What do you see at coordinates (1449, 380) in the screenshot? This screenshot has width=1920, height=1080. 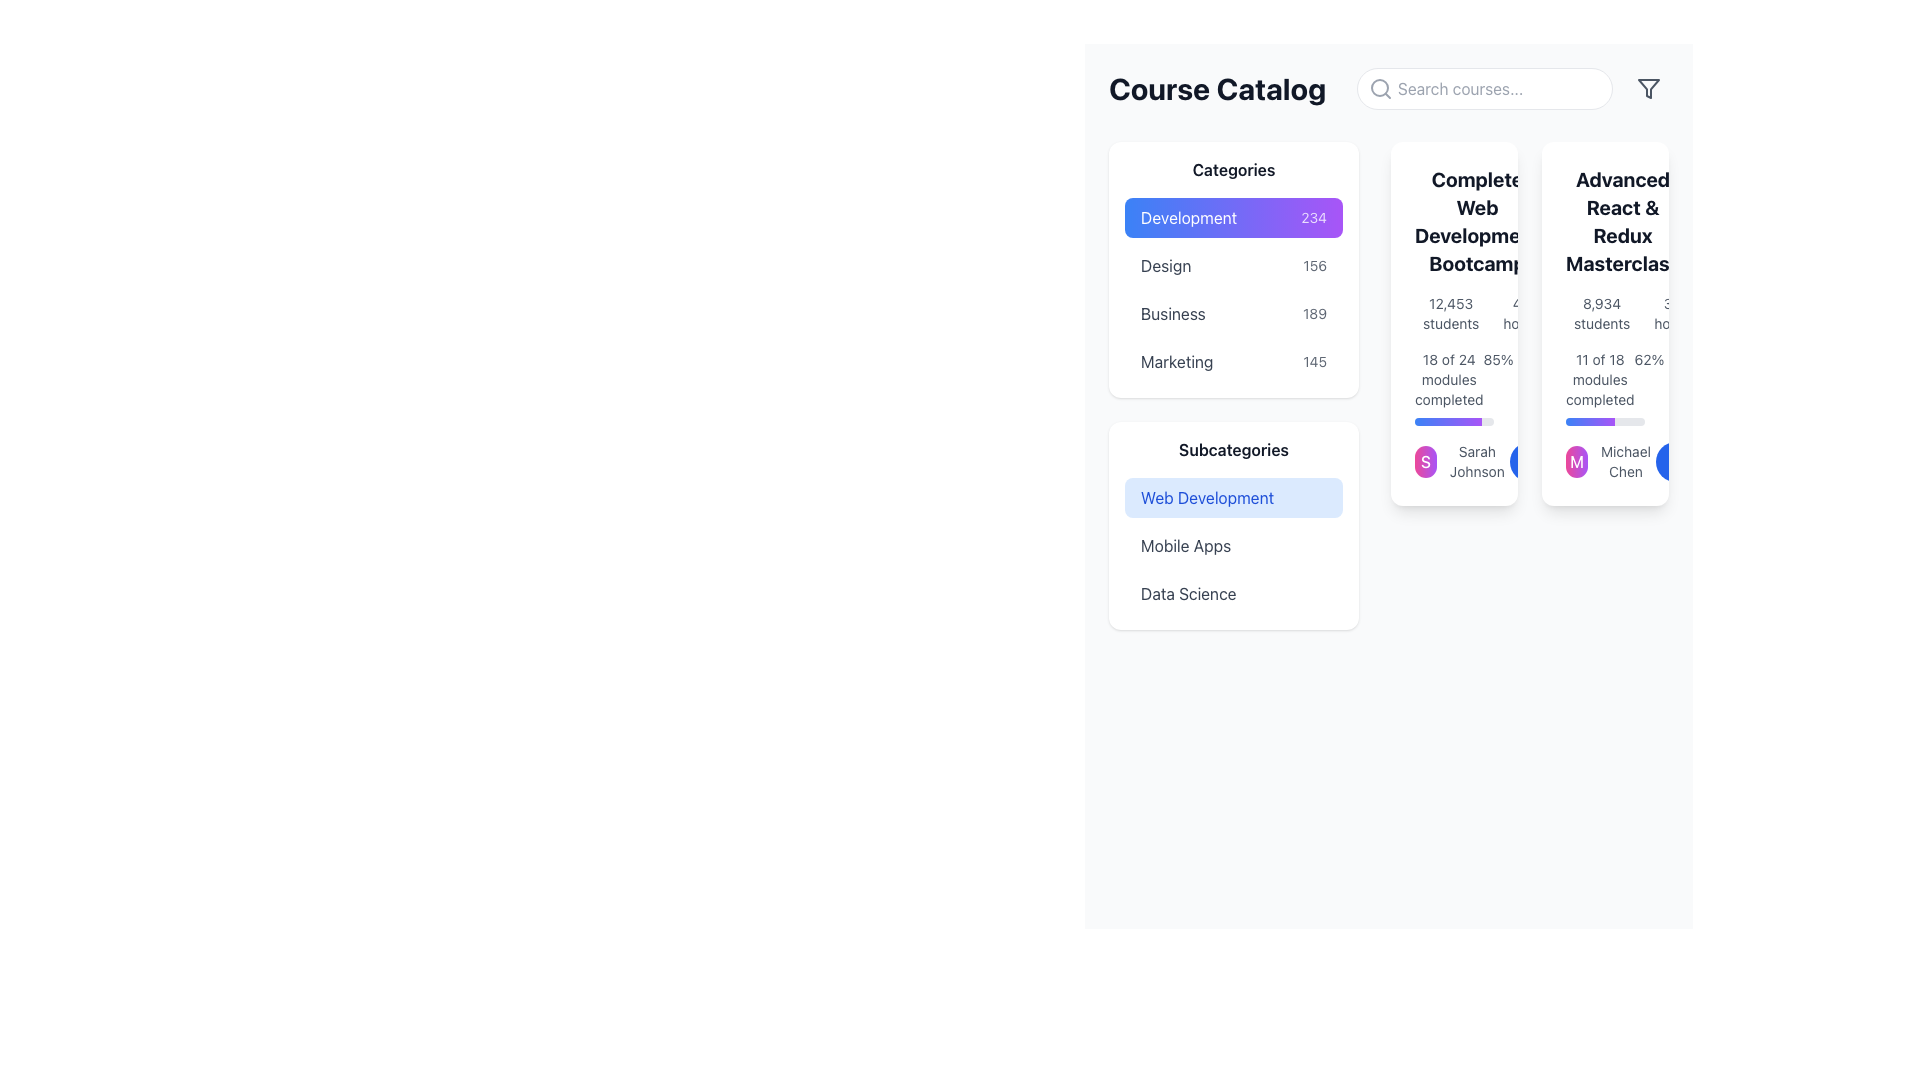 I see `the text label displaying progress information for the 'Complete Web Development Bootcamp' course, which is located below the course title and above the horizontal progress bar` at bounding box center [1449, 380].